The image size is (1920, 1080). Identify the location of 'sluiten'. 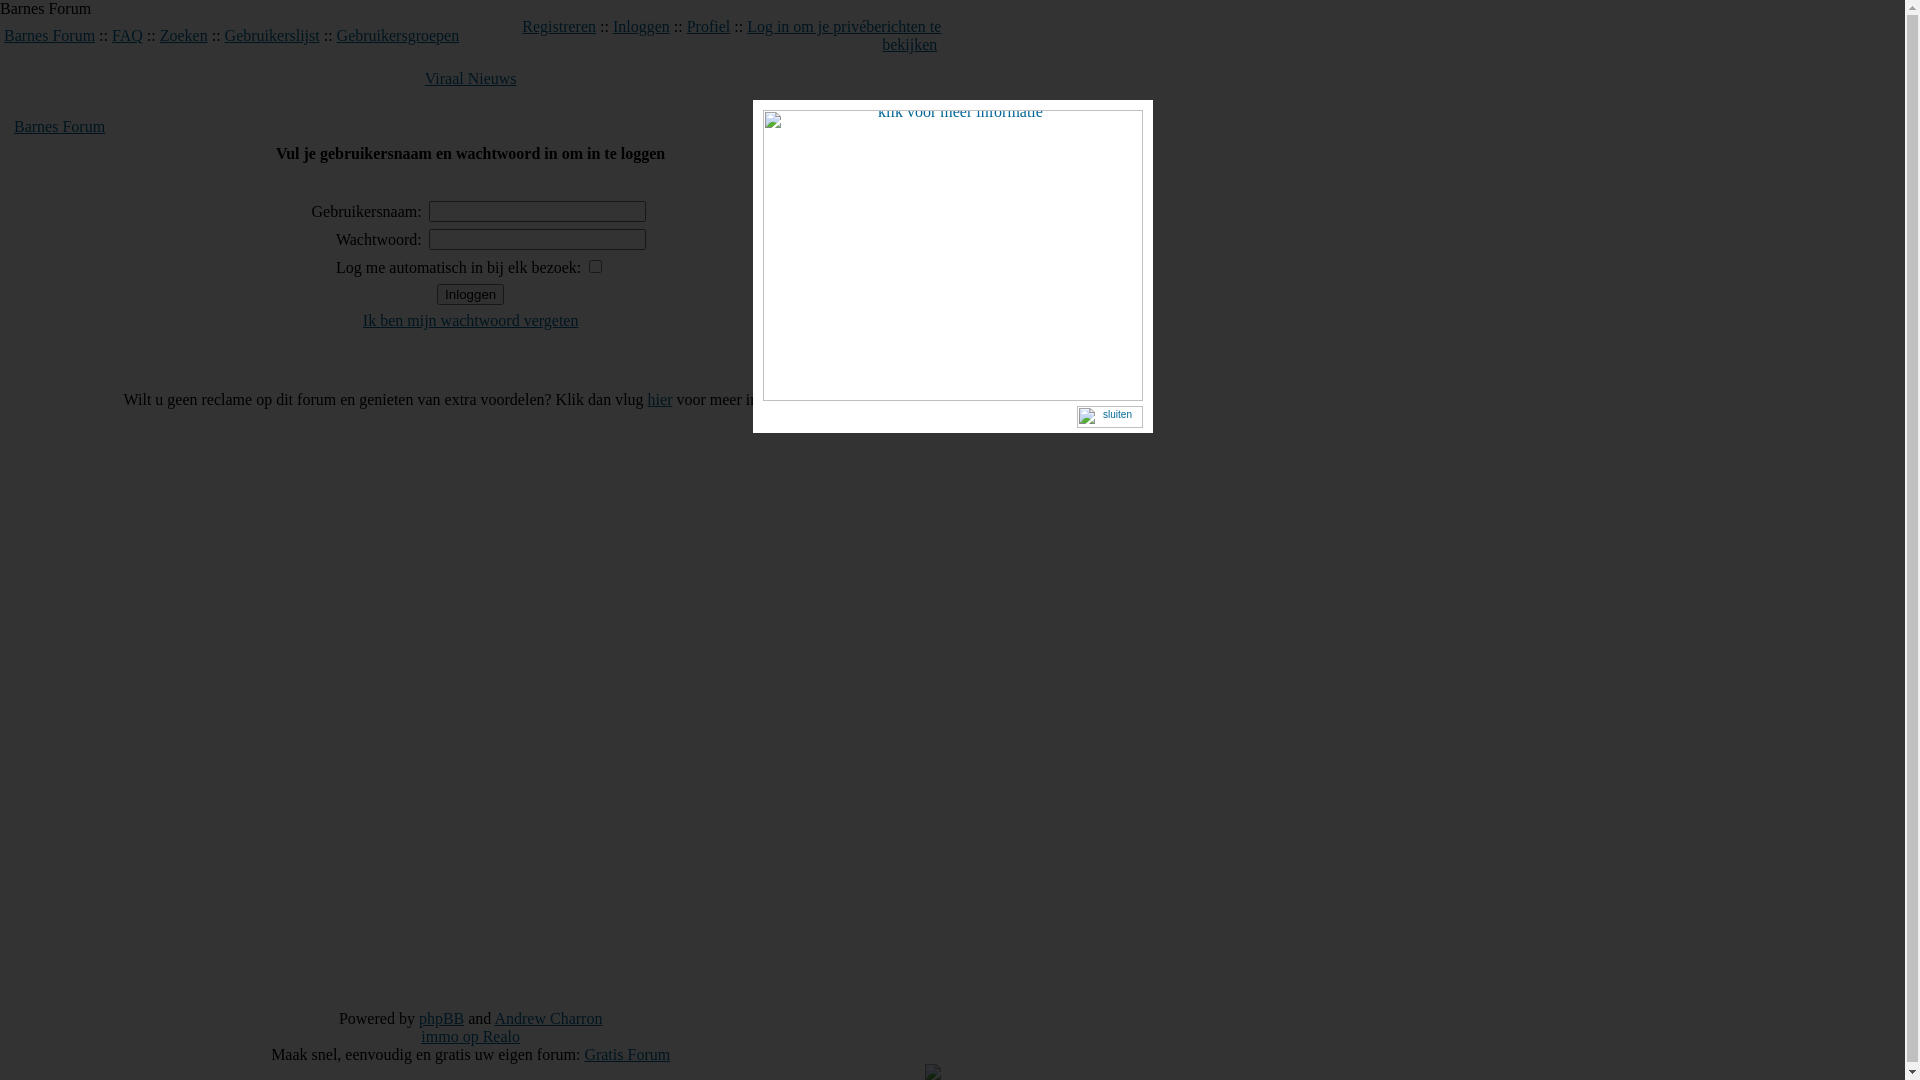
(1107, 419).